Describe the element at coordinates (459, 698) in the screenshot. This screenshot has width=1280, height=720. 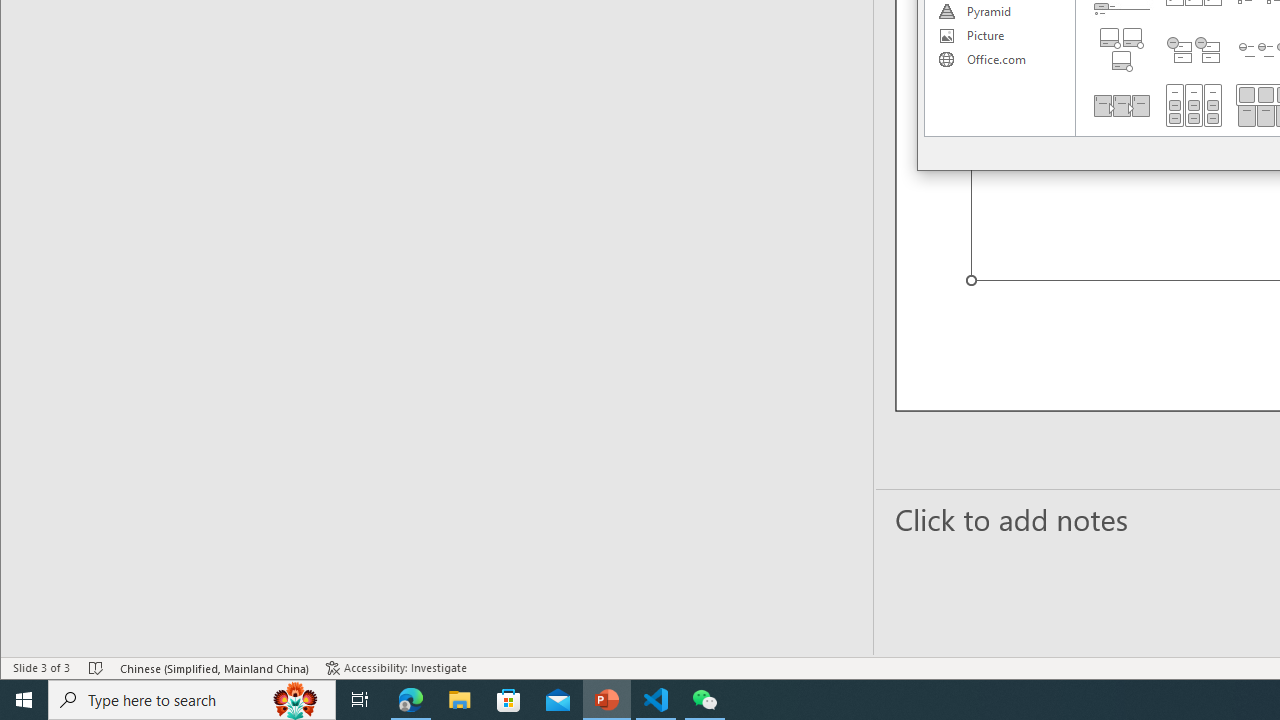
I see `'File Explorer'` at that location.